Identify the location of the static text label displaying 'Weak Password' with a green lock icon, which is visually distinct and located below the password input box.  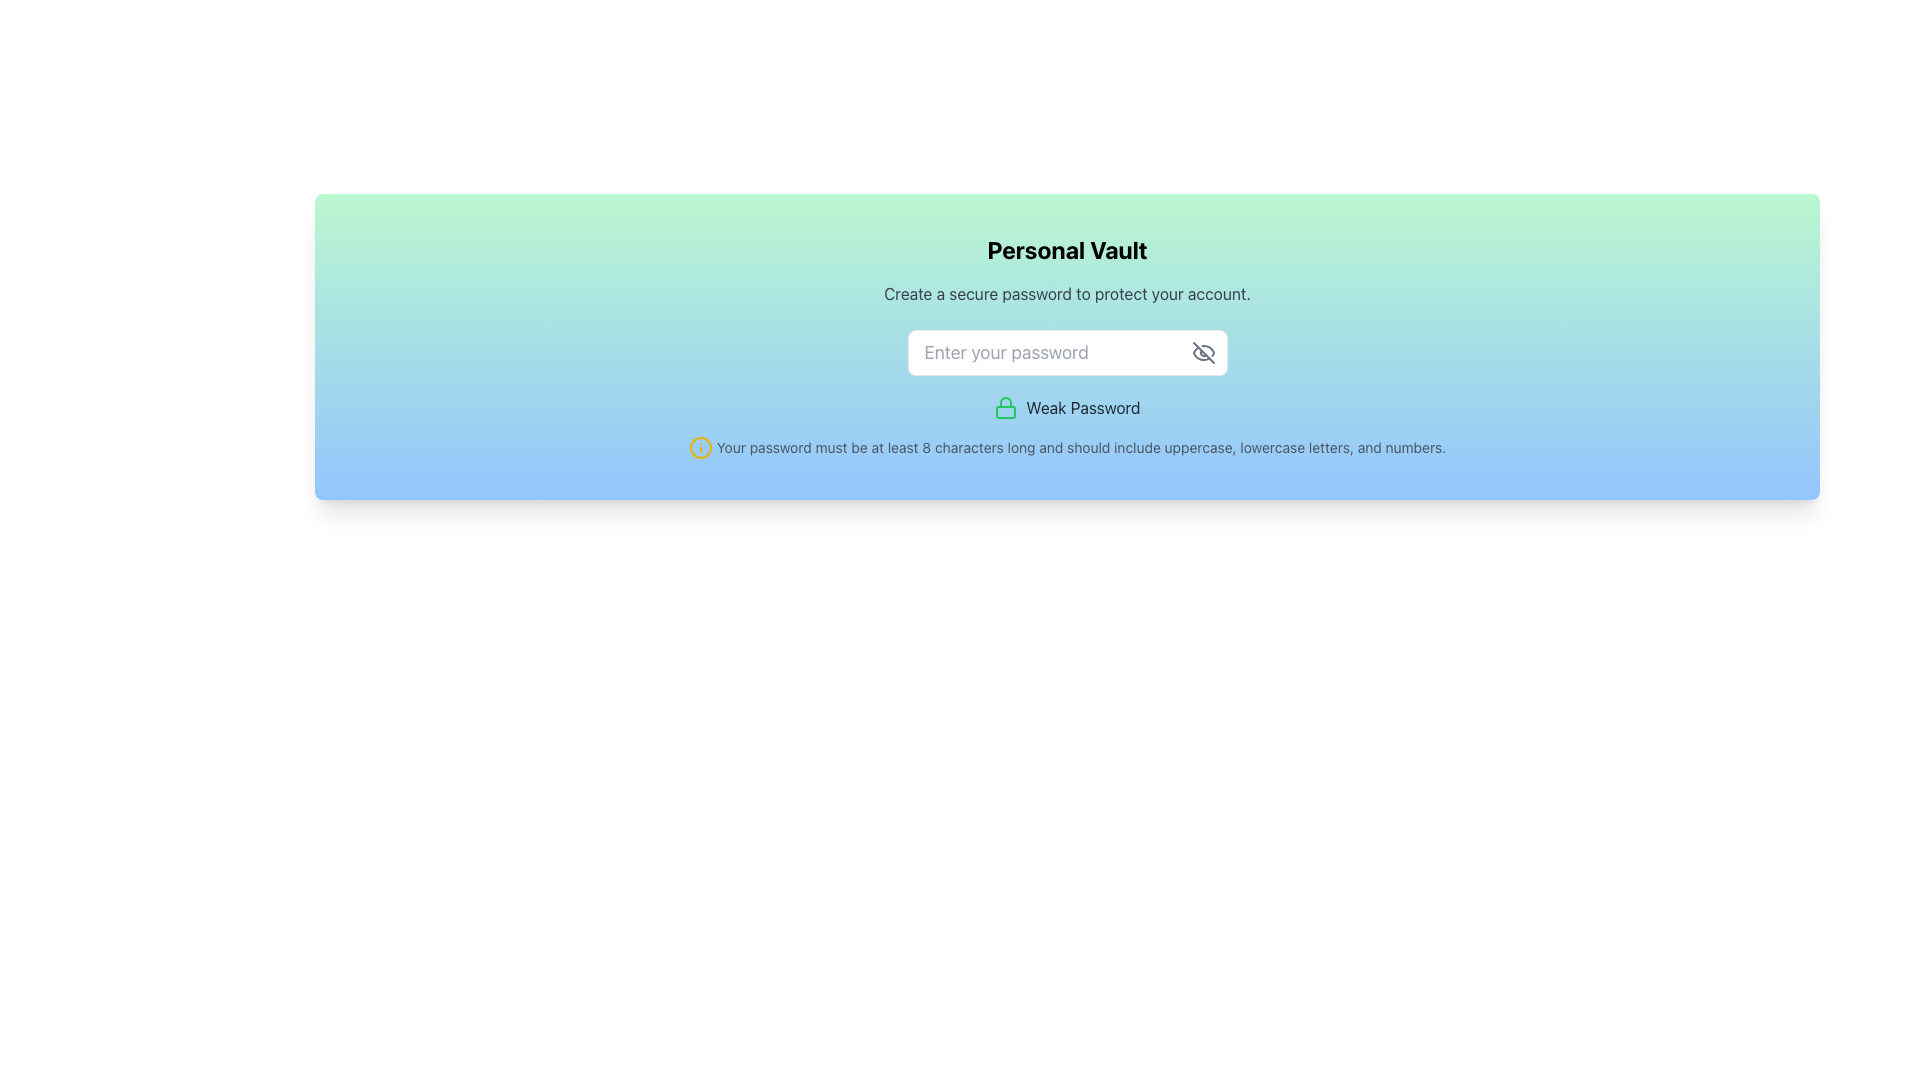
(1066, 407).